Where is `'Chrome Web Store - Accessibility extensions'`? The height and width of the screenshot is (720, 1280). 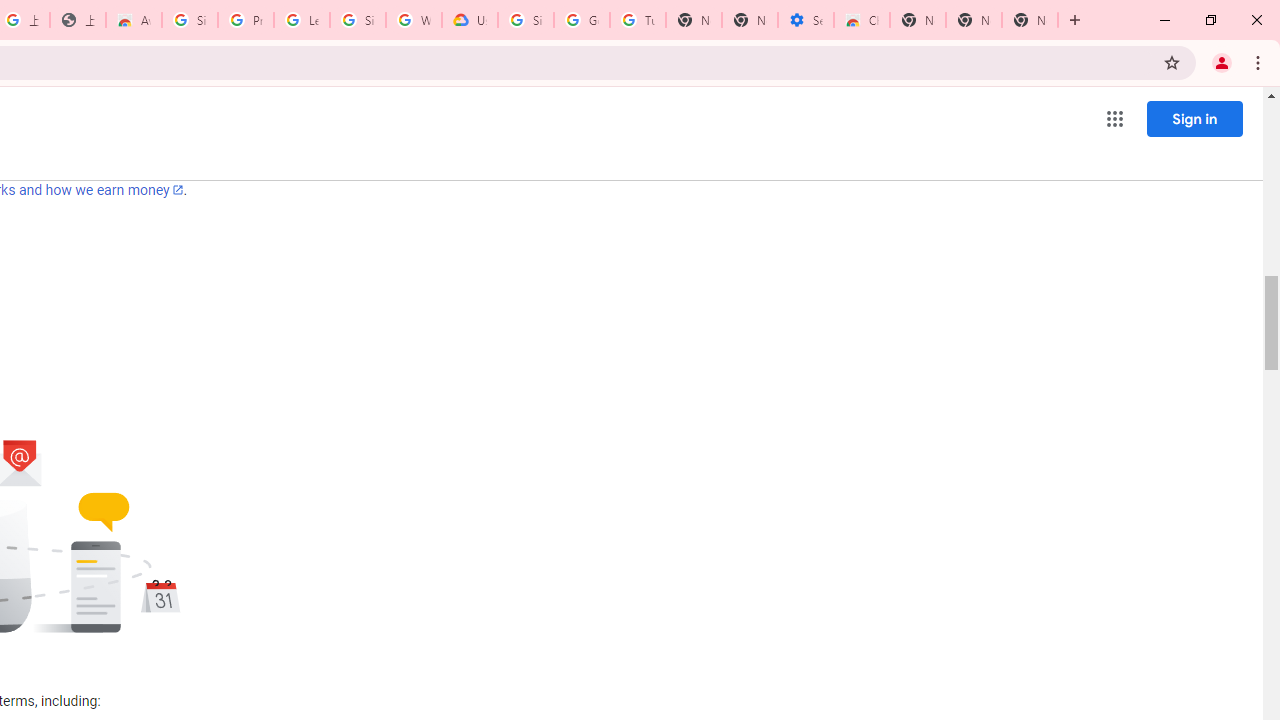
'Chrome Web Store - Accessibility extensions' is located at coordinates (862, 20).